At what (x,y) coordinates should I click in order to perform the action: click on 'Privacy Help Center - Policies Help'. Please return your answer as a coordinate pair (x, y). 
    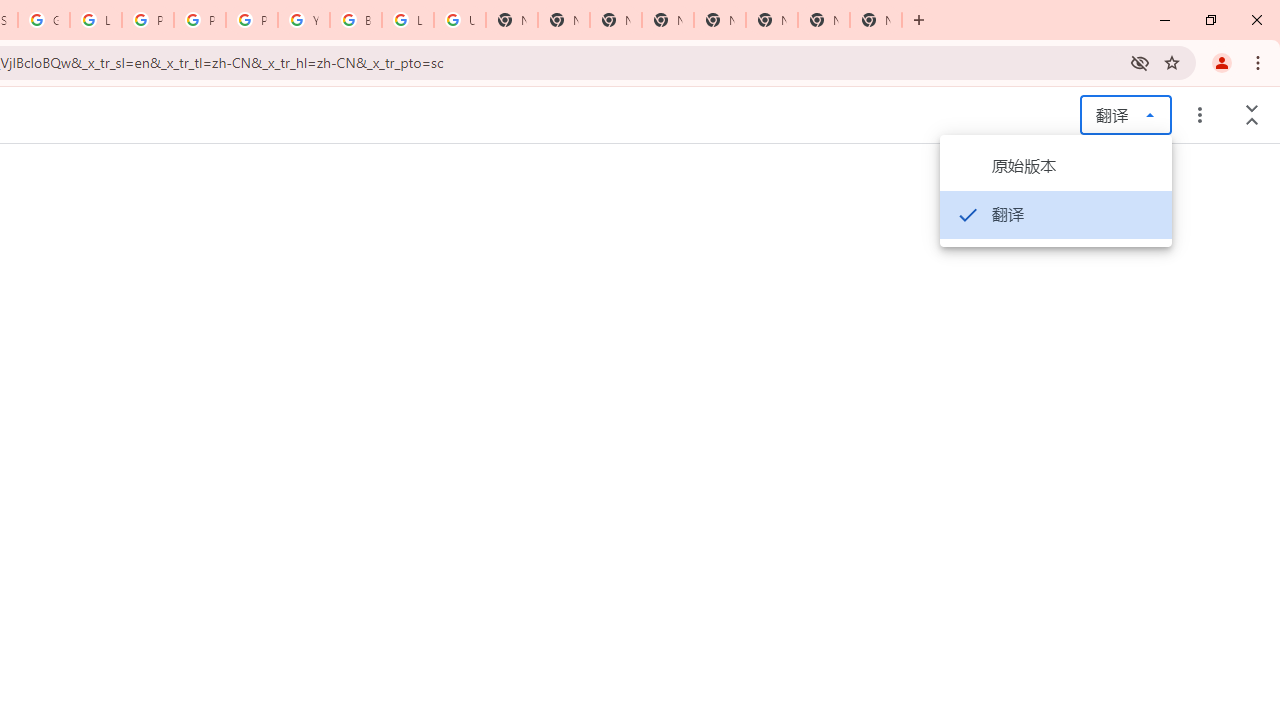
    Looking at the image, I should click on (200, 20).